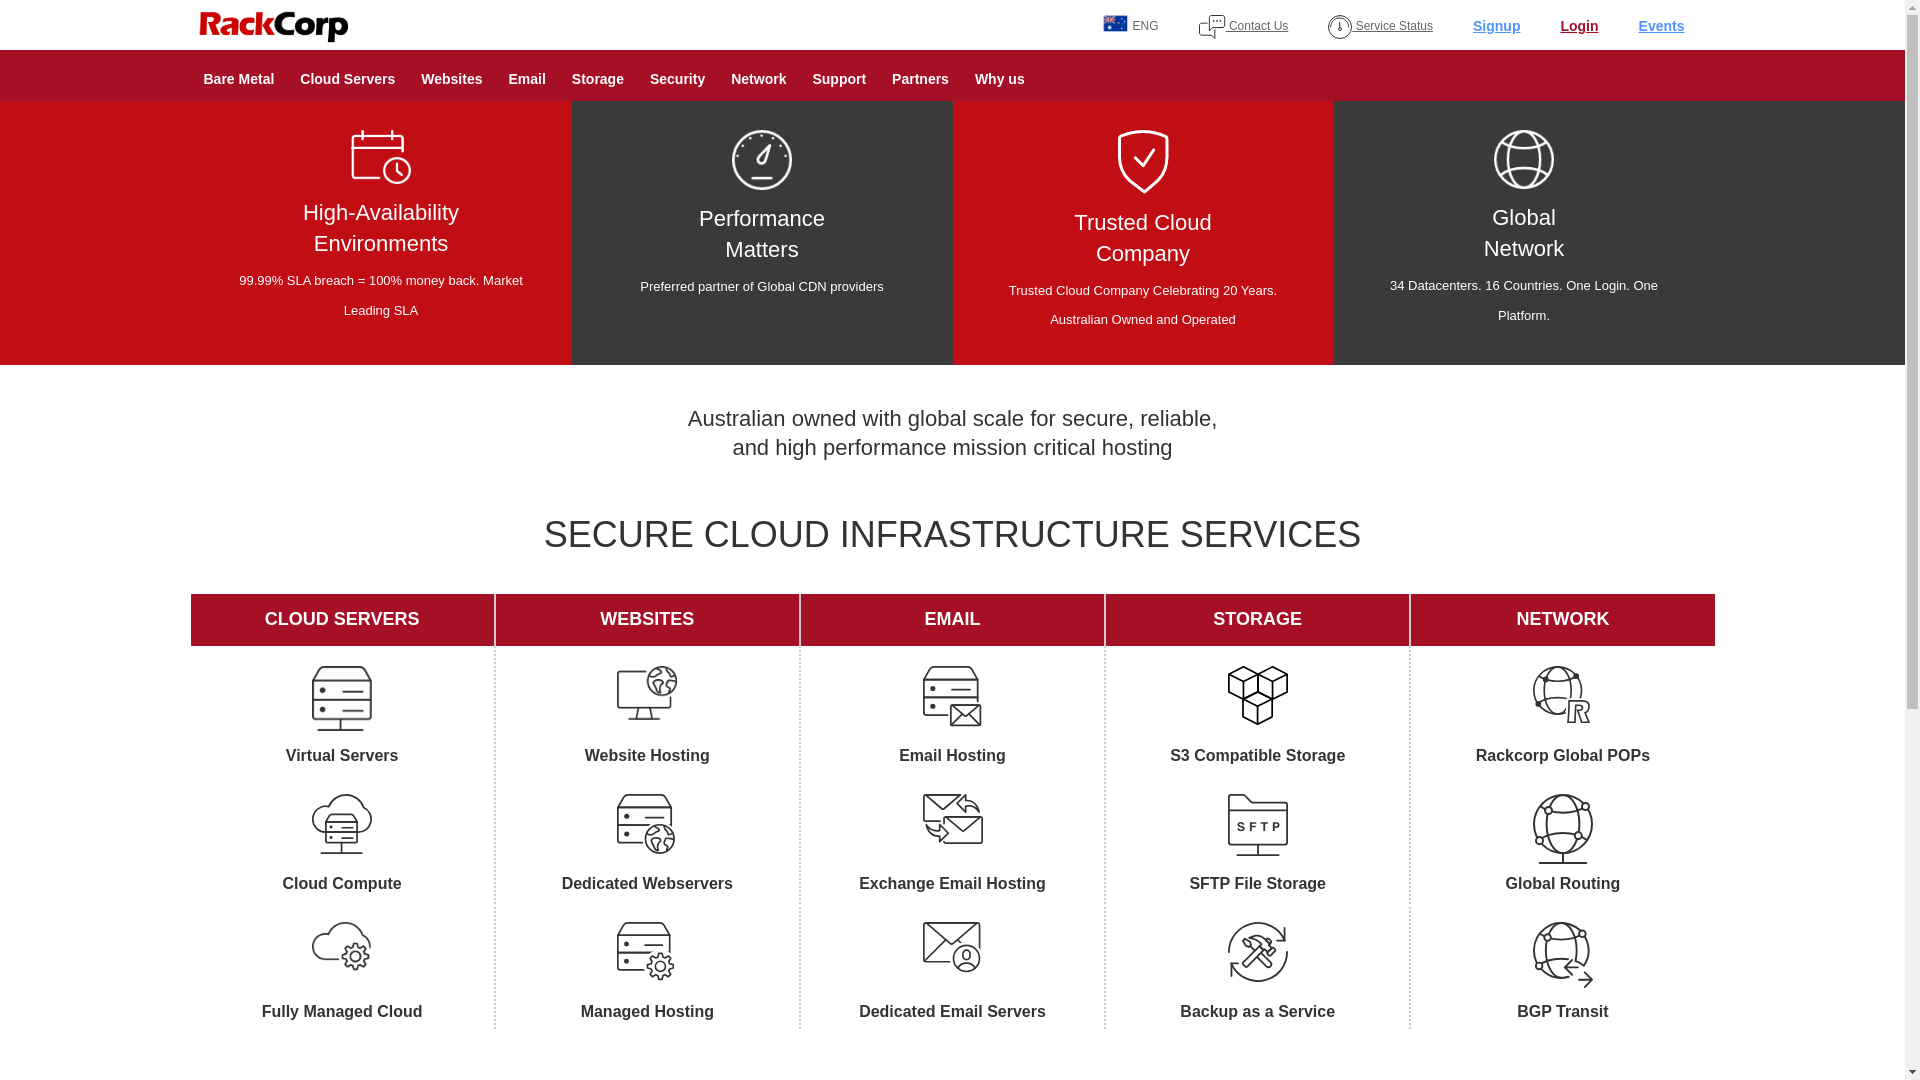 This screenshot has width=1920, height=1080. I want to click on 'Dedicated Email Servers', so click(951, 970).